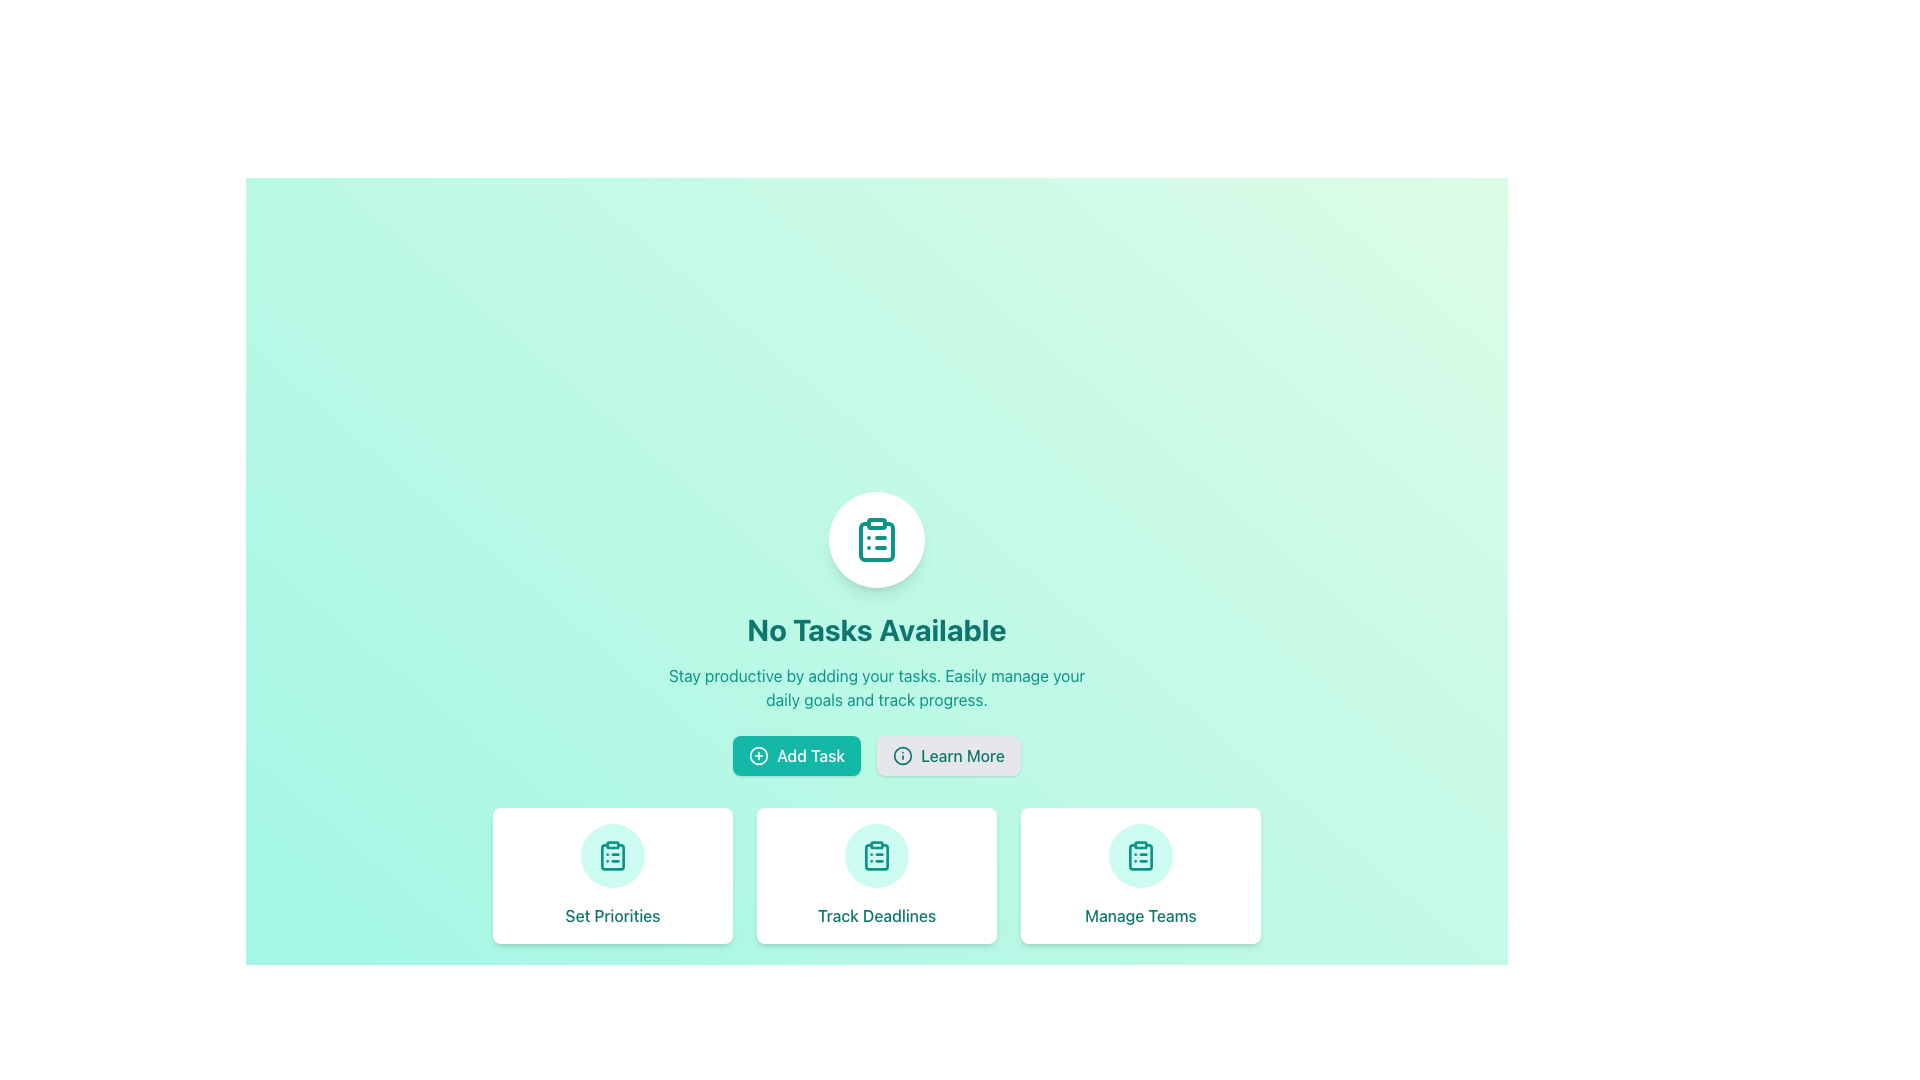 Image resolution: width=1920 pixels, height=1080 pixels. What do you see at coordinates (877, 628) in the screenshot?
I see `the text label indicating that there are no tasks currently available, which is centered below the clipboard icon` at bounding box center [877, 628].